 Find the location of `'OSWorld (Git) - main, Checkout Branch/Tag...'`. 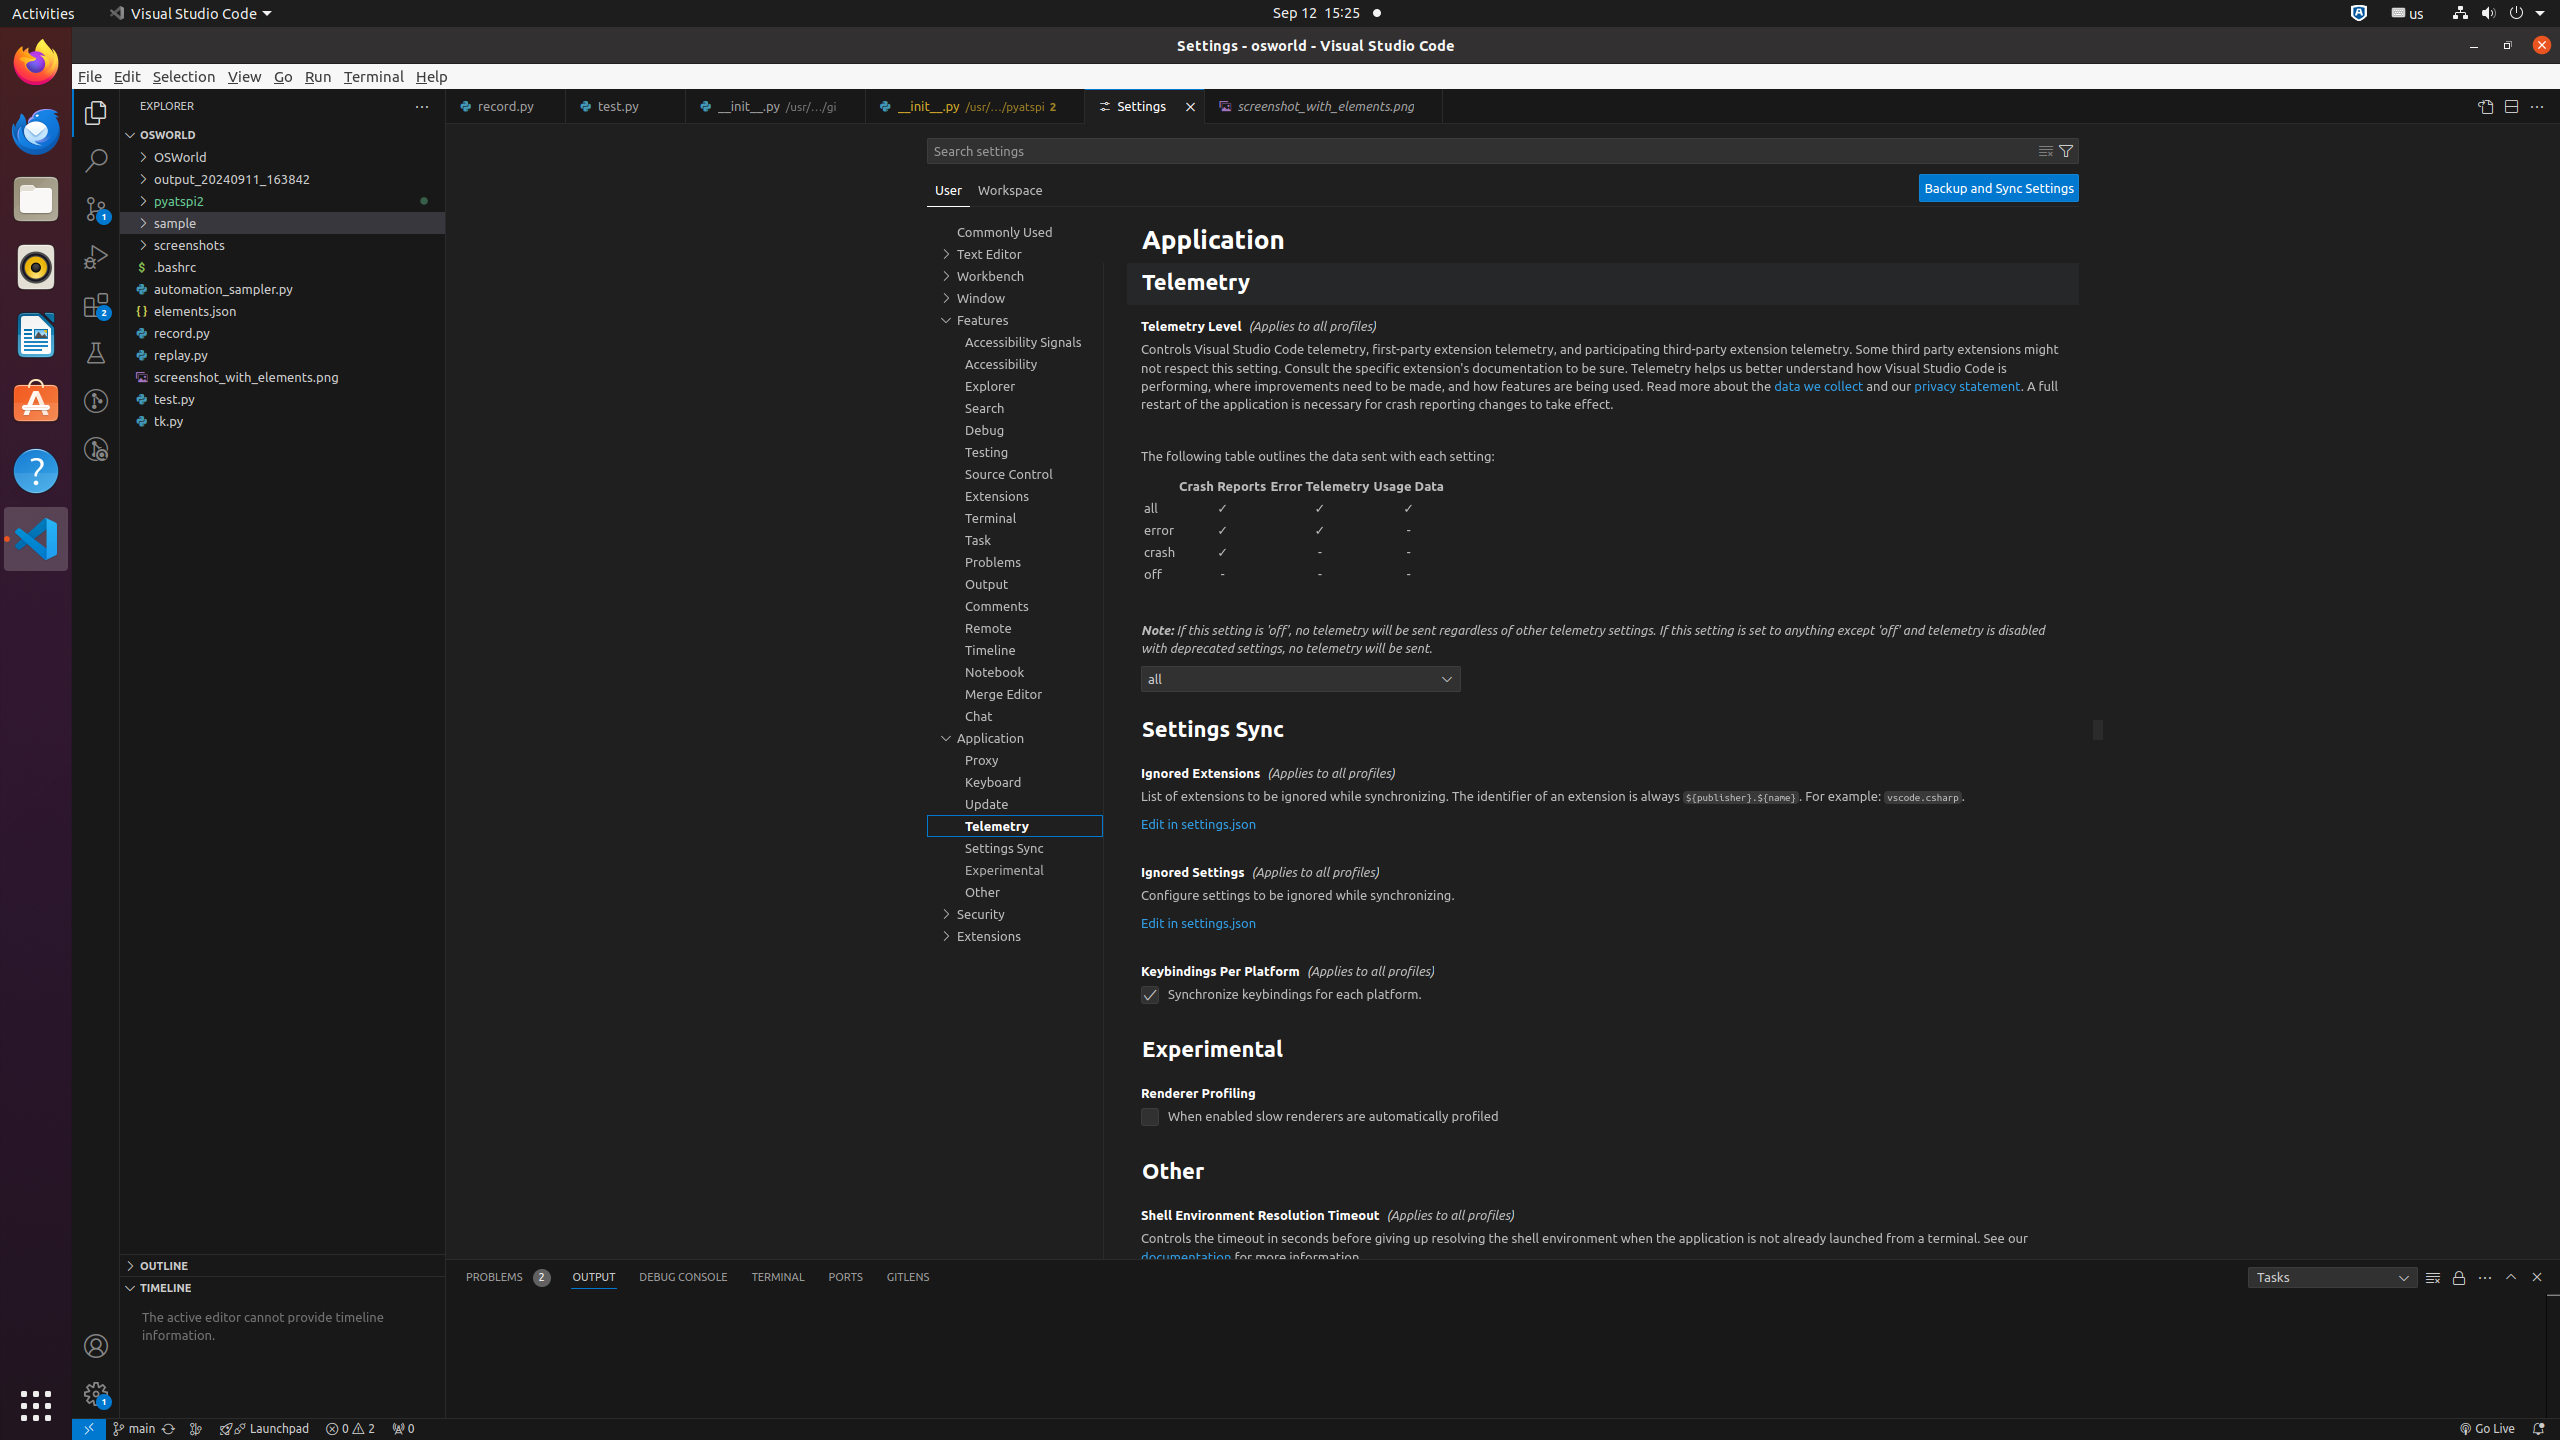

'OSWorld (Git) - main, Checkout Branch/Tag...' is located at coordinates (133, 1428).